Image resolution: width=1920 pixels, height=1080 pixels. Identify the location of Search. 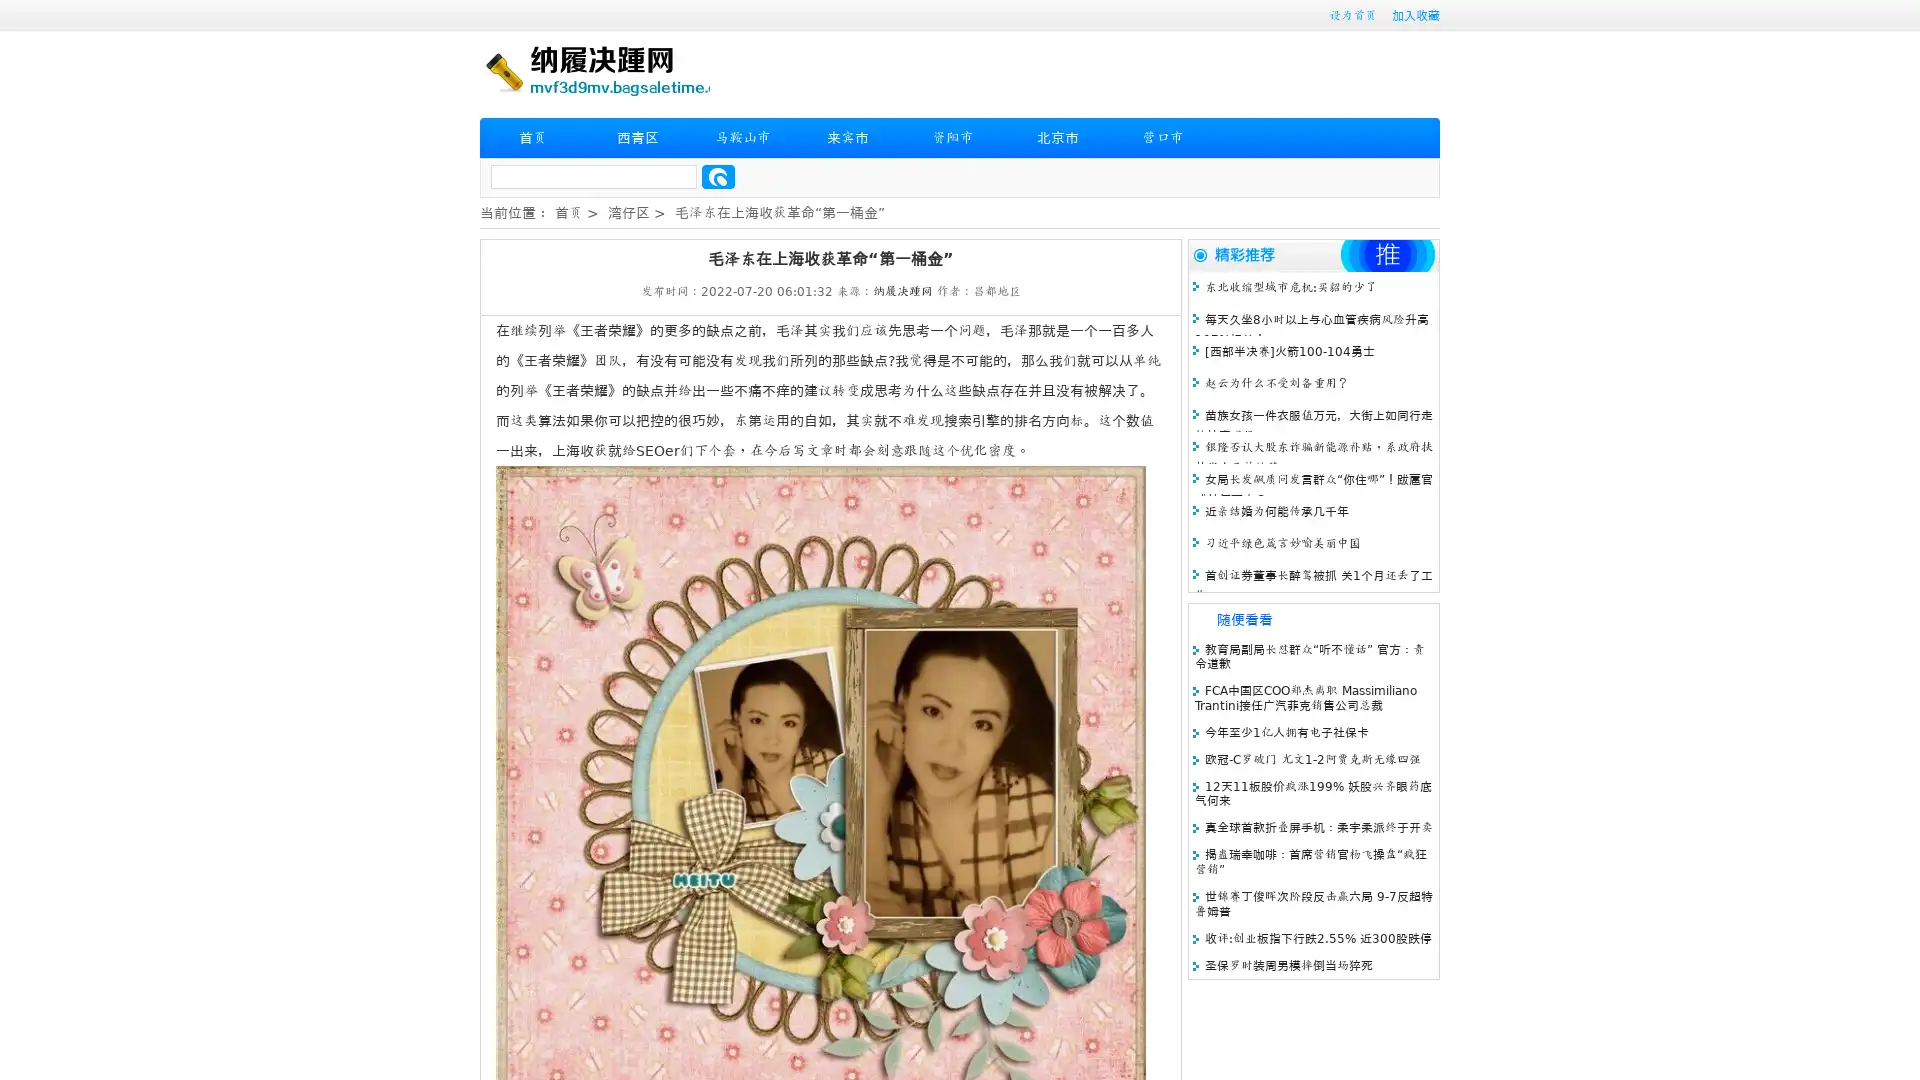
(718, 176).